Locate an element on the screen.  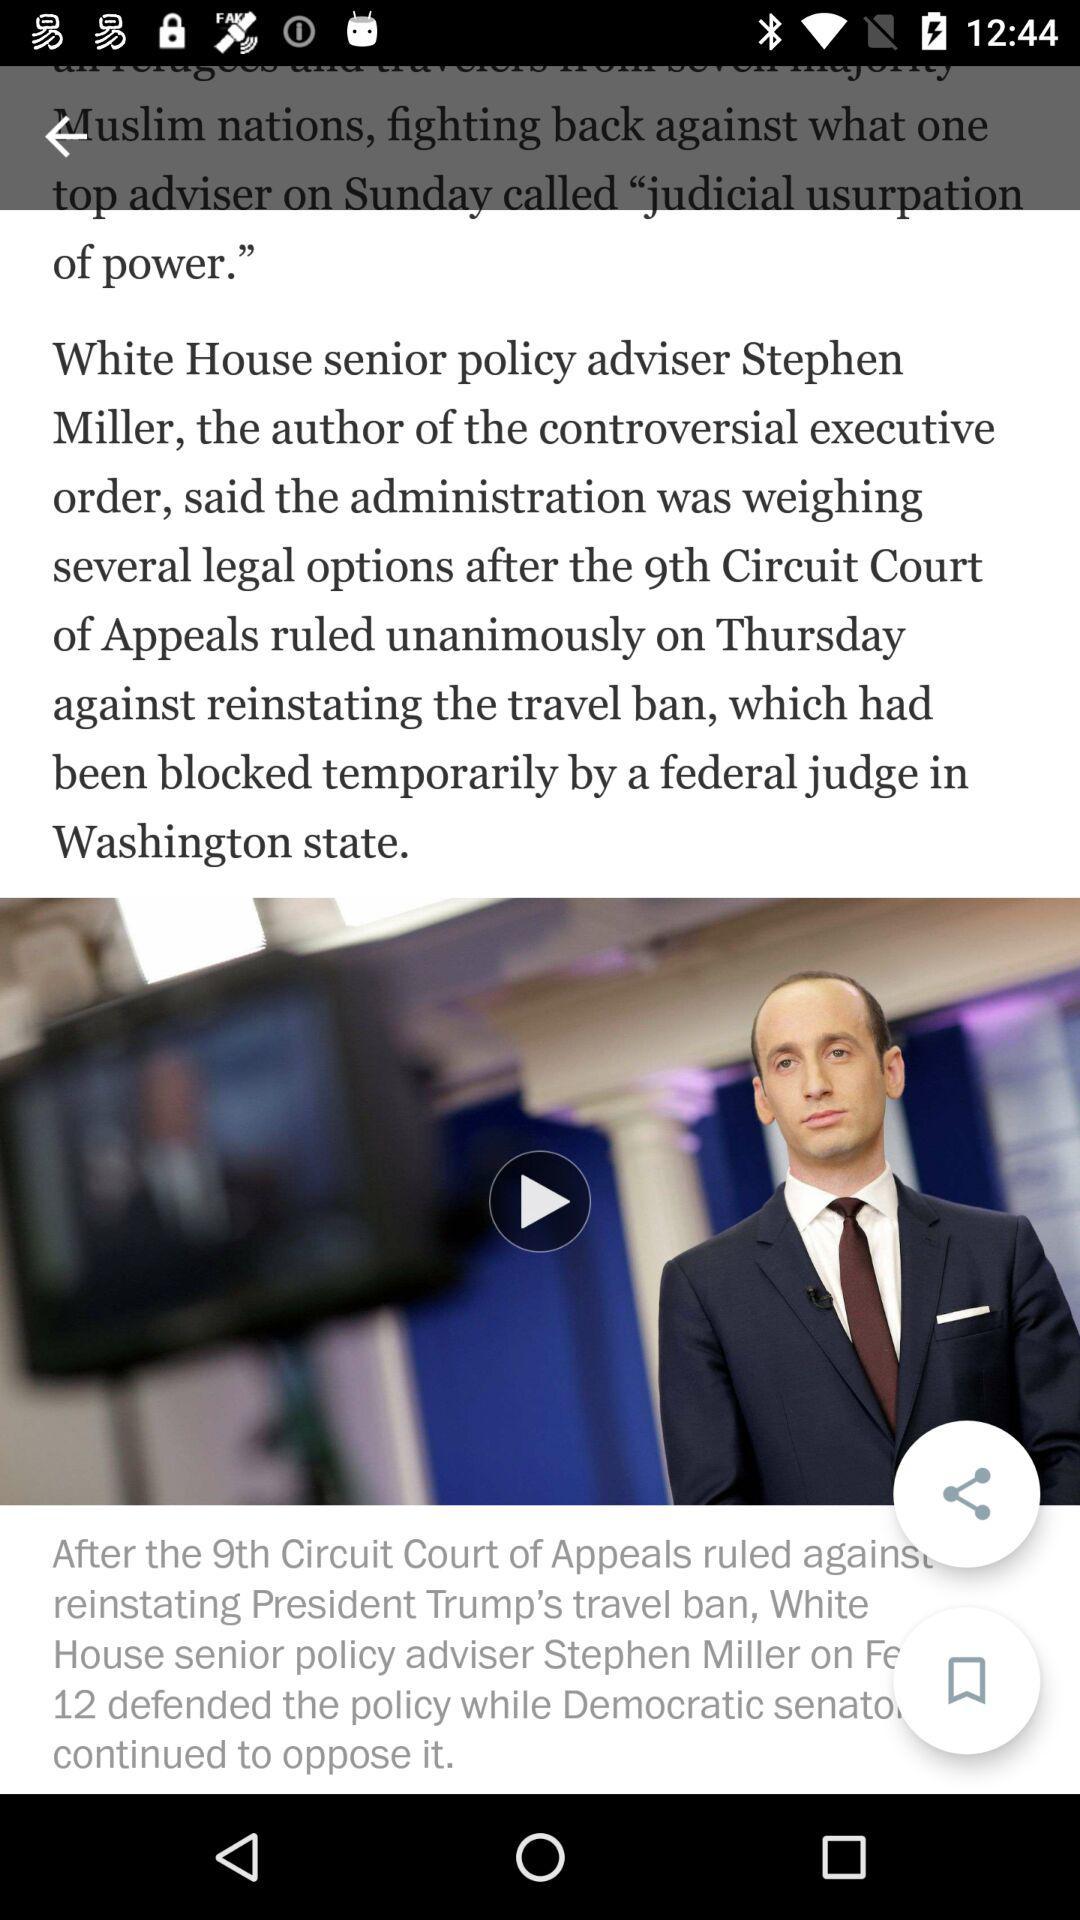
app above after the 9th icon is located at coordinates (540, 1200).